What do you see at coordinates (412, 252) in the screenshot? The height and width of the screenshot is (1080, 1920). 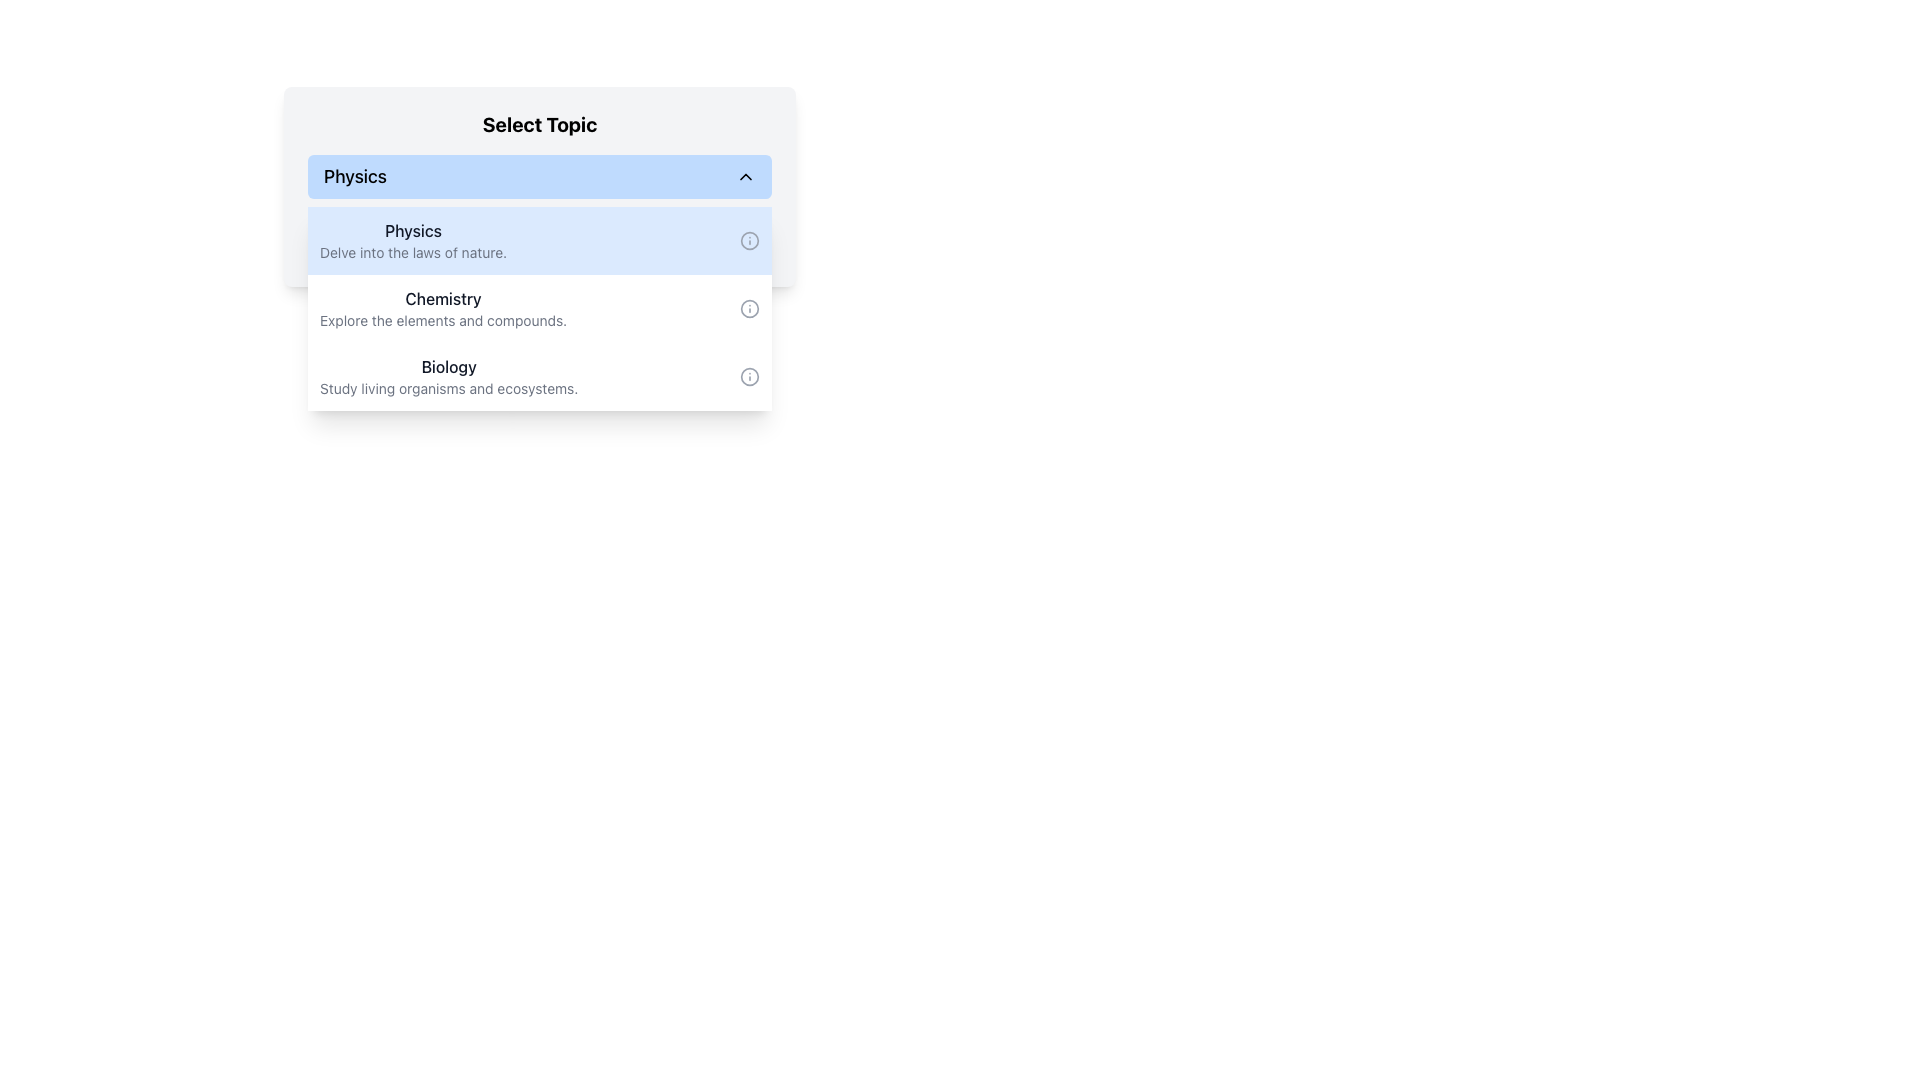 I see `descriptive subtitle text display located directly beneath the 'Physics' heading in the dropdown menu` at bounding box center [412, 252].